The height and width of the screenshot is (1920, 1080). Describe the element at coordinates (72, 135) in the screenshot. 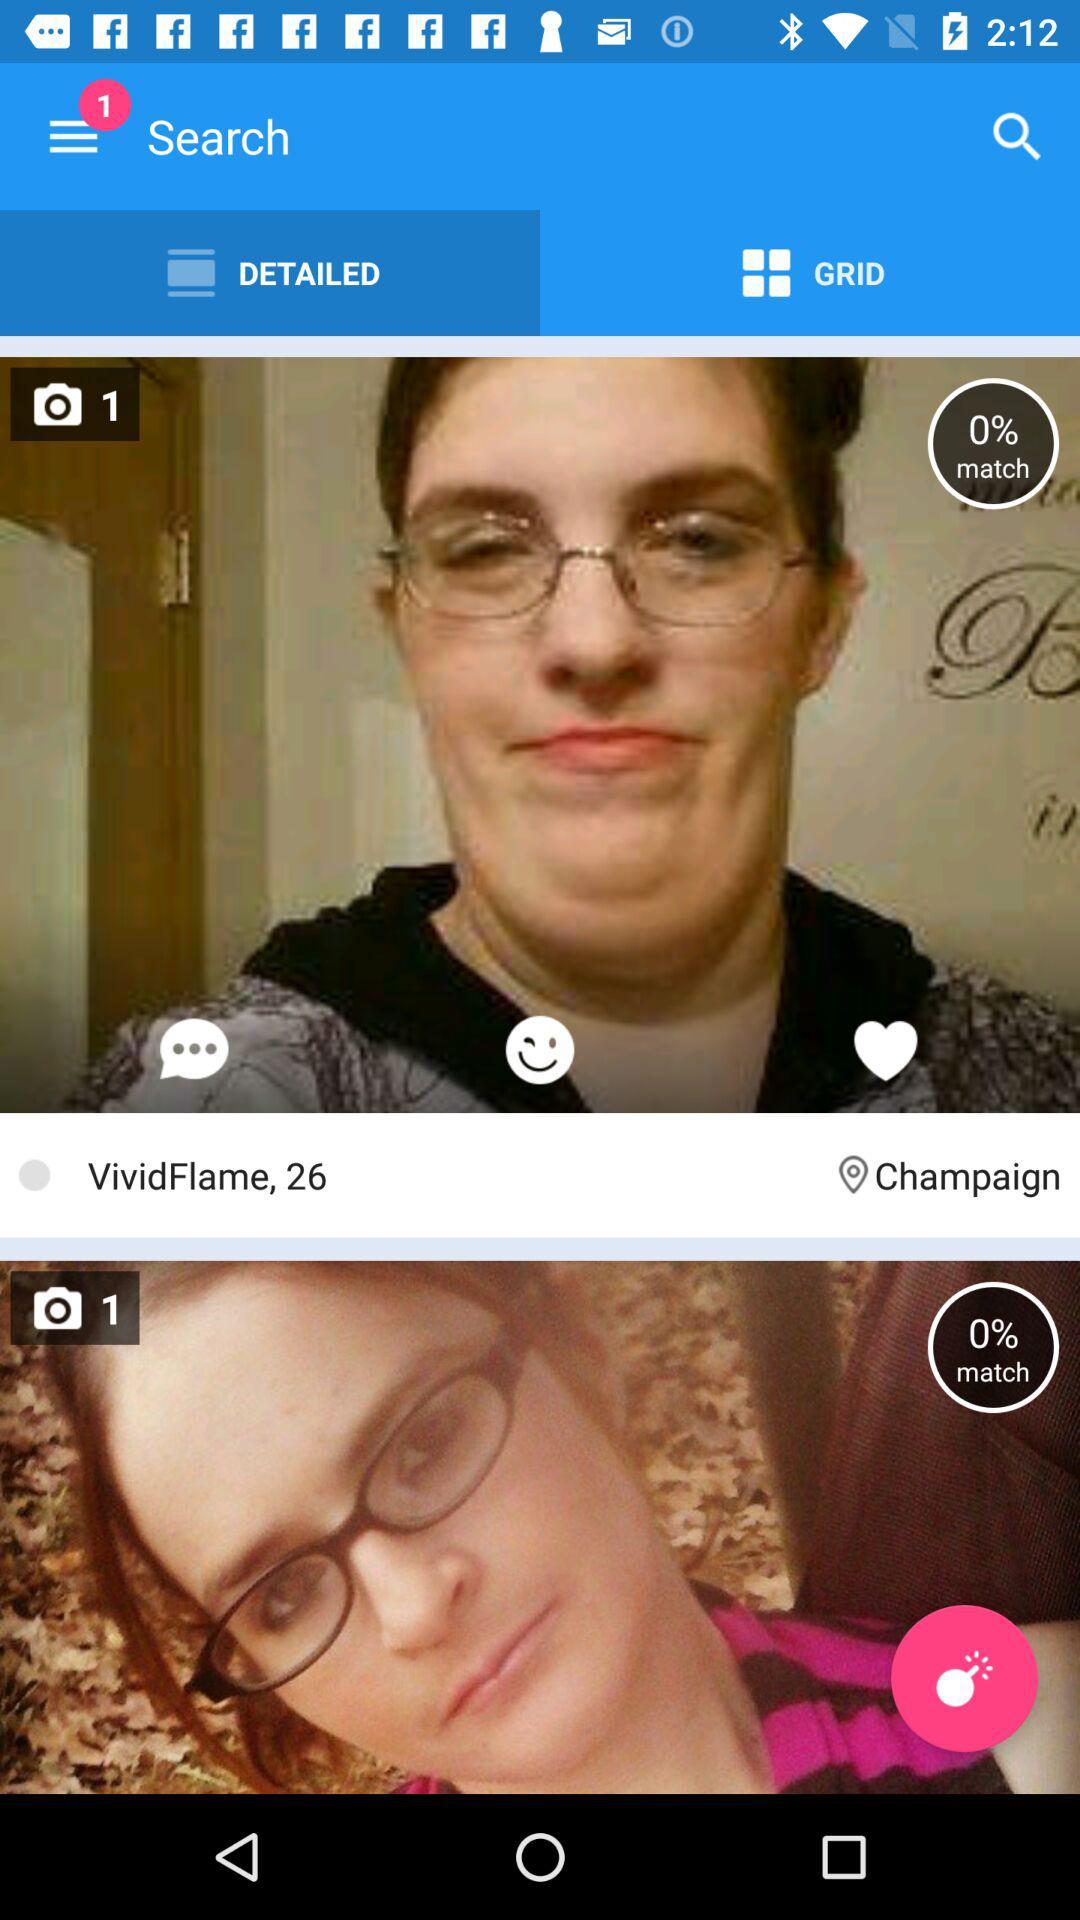

I see `the icon above detailed` at that location.